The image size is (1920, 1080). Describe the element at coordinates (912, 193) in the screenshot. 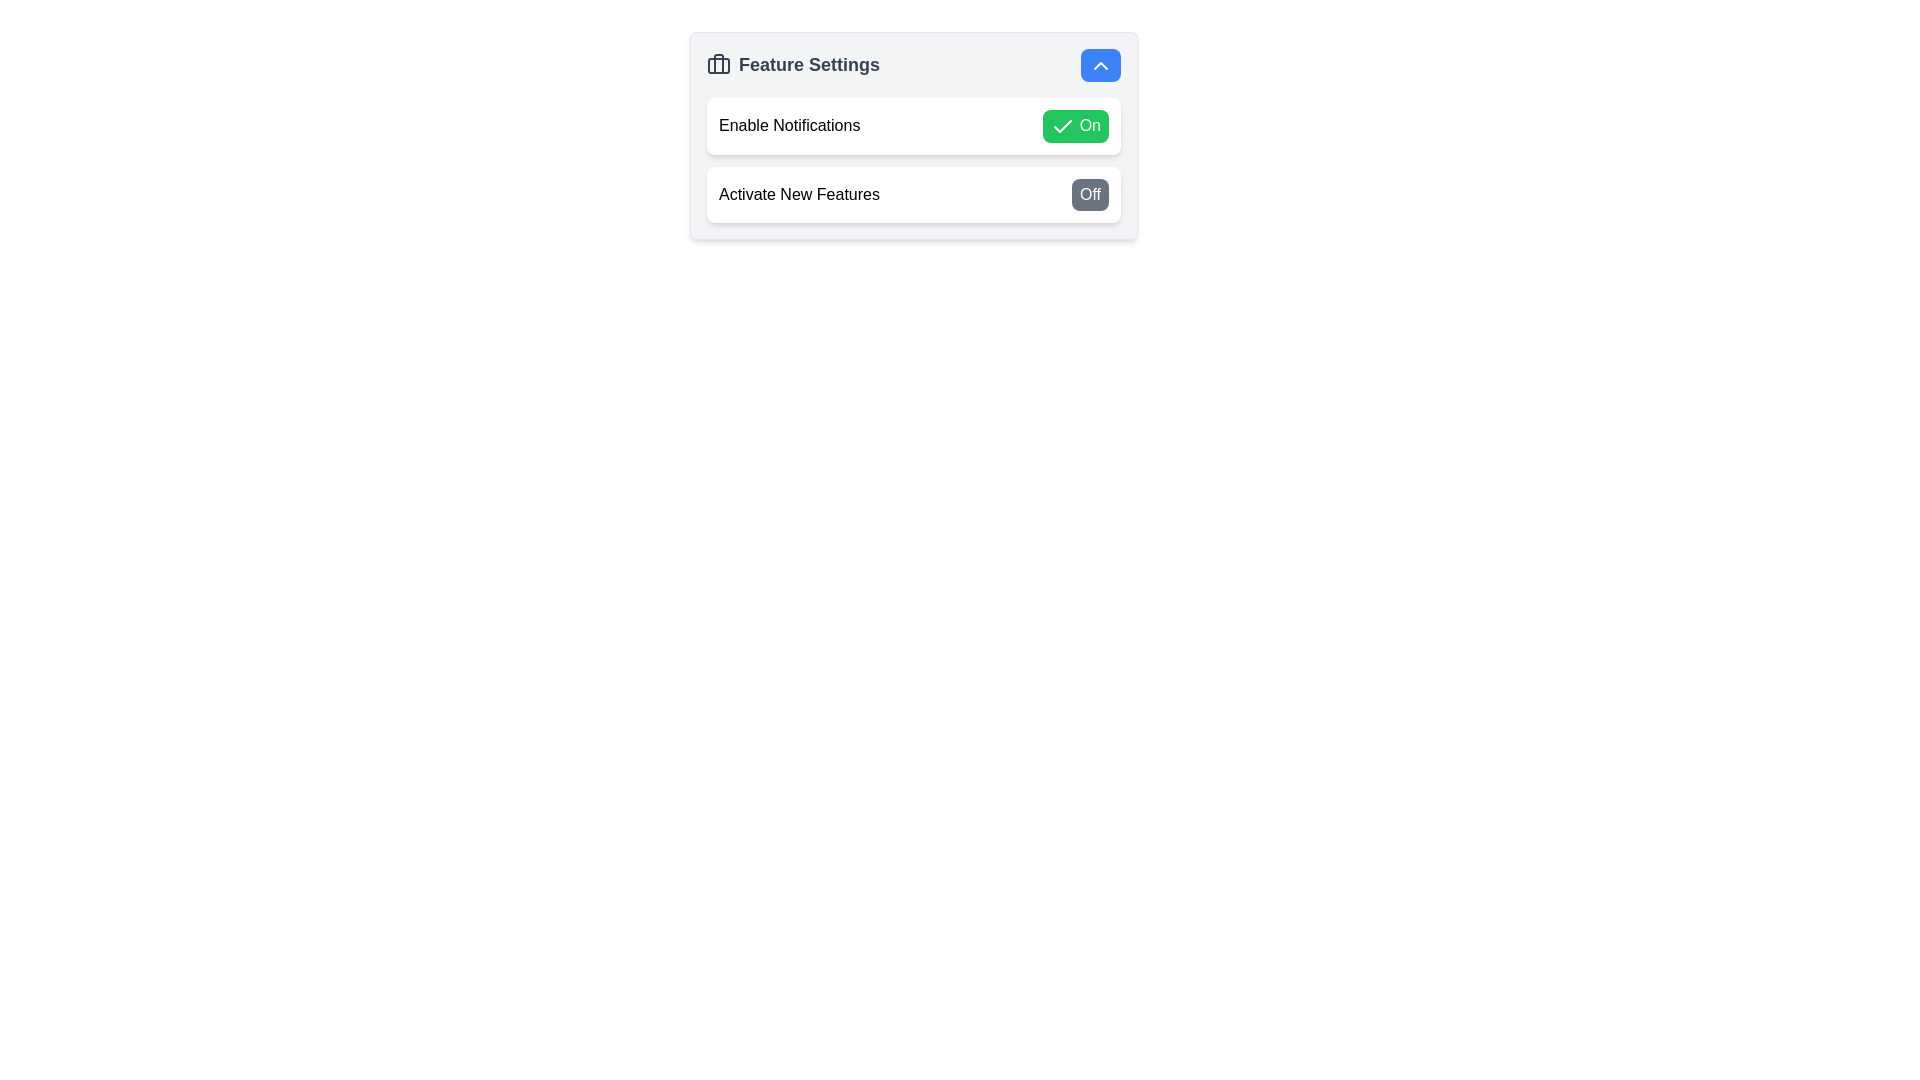

I see `the 'Activate New Features' toggle switch component` at that location.